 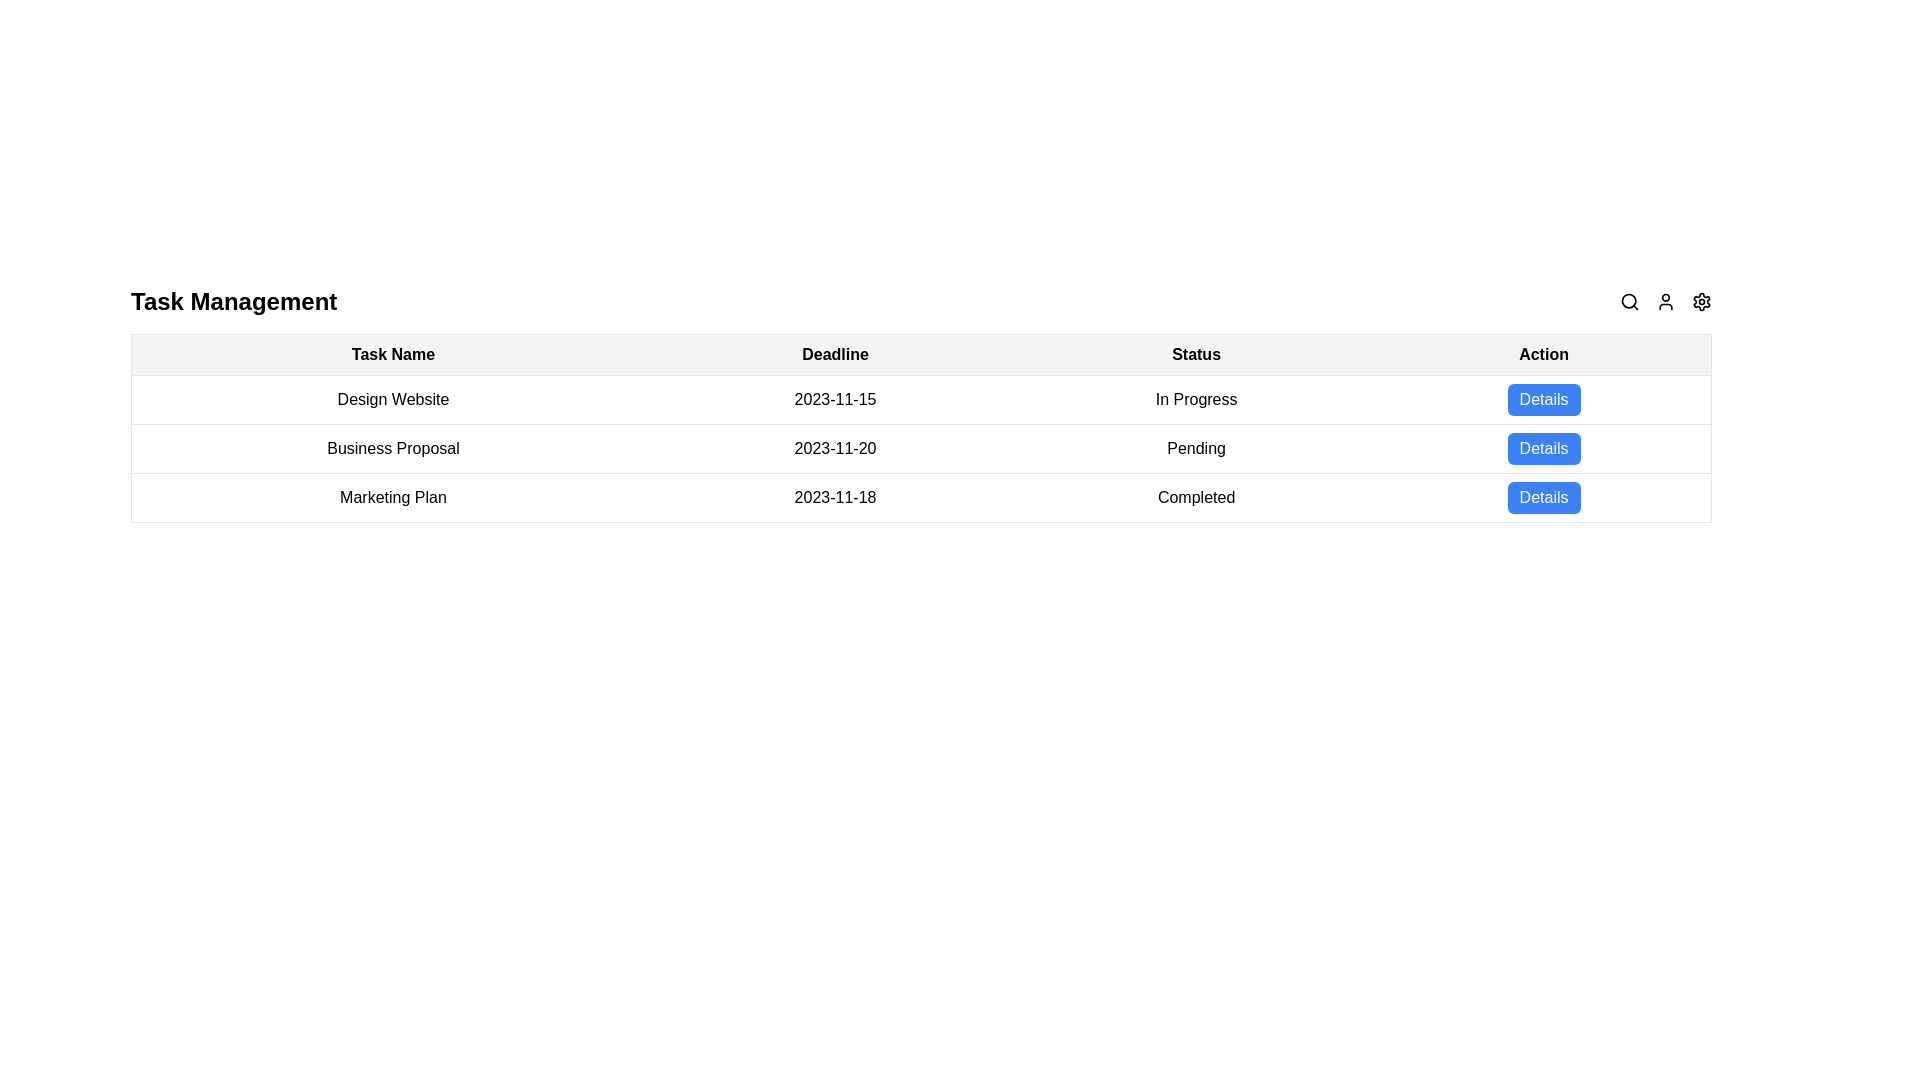 I want to click on the 'Details' button with a blue background and white text in the 'Action' column of the table row for the 'Business Proposal' task, so click(x=1543, y=447).